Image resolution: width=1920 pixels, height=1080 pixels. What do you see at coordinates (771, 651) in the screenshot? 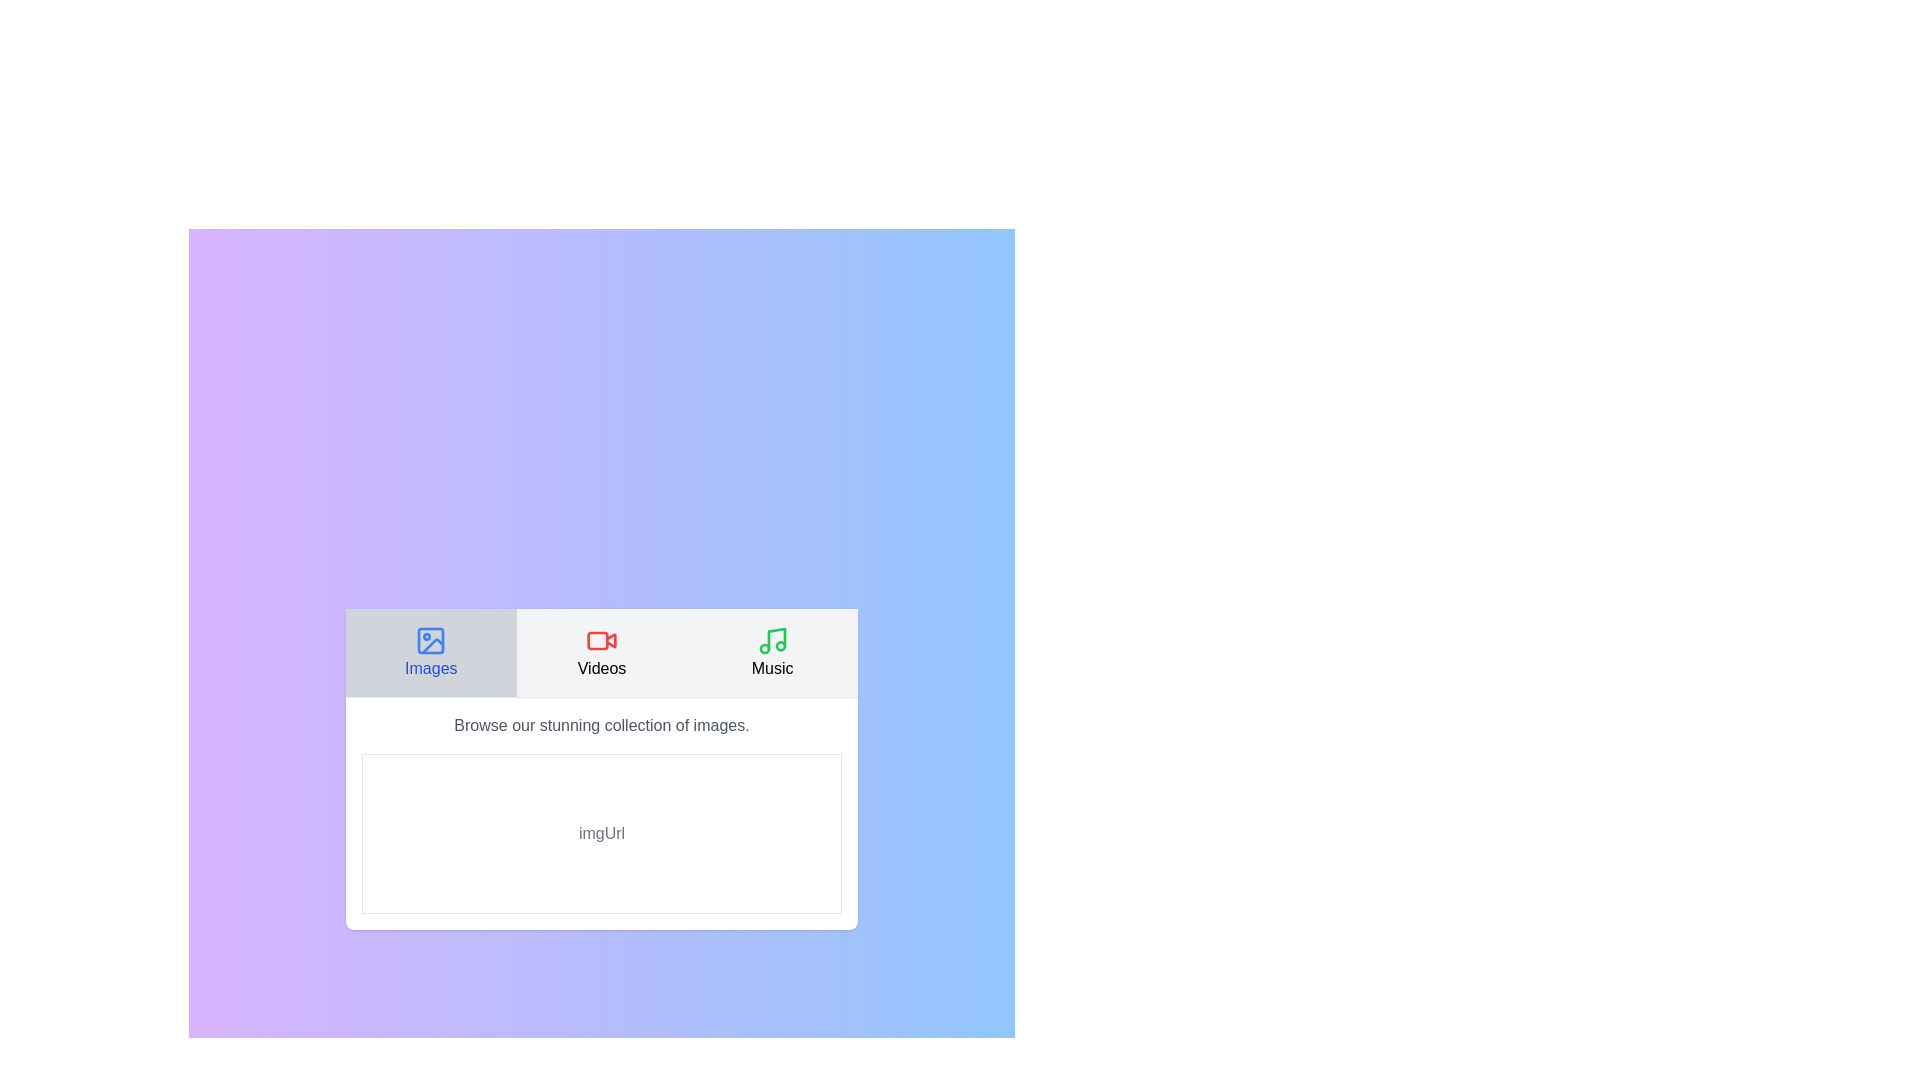
I see `the Music tab to view its content` at bounding box center [771, 651].